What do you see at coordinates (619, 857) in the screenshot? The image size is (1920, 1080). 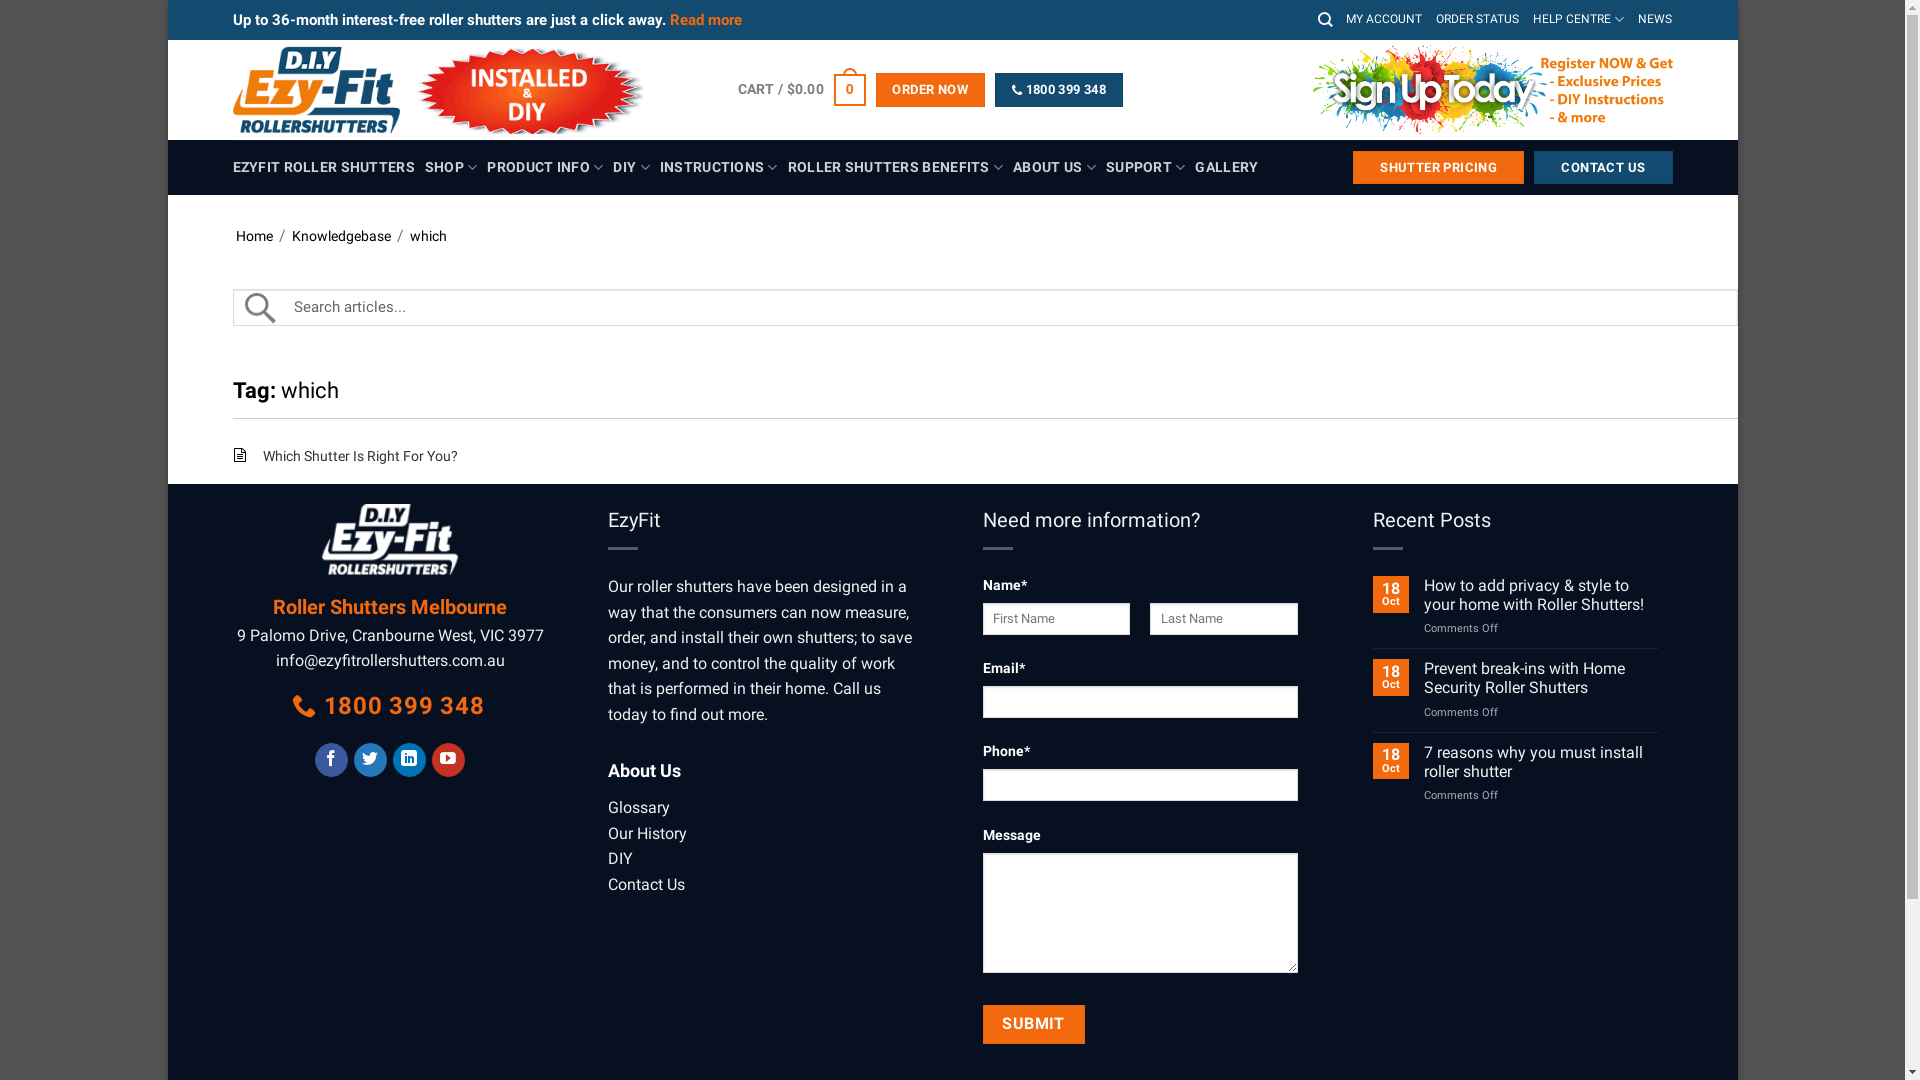 I see `'DIY'` at bounding box center [619, 857].